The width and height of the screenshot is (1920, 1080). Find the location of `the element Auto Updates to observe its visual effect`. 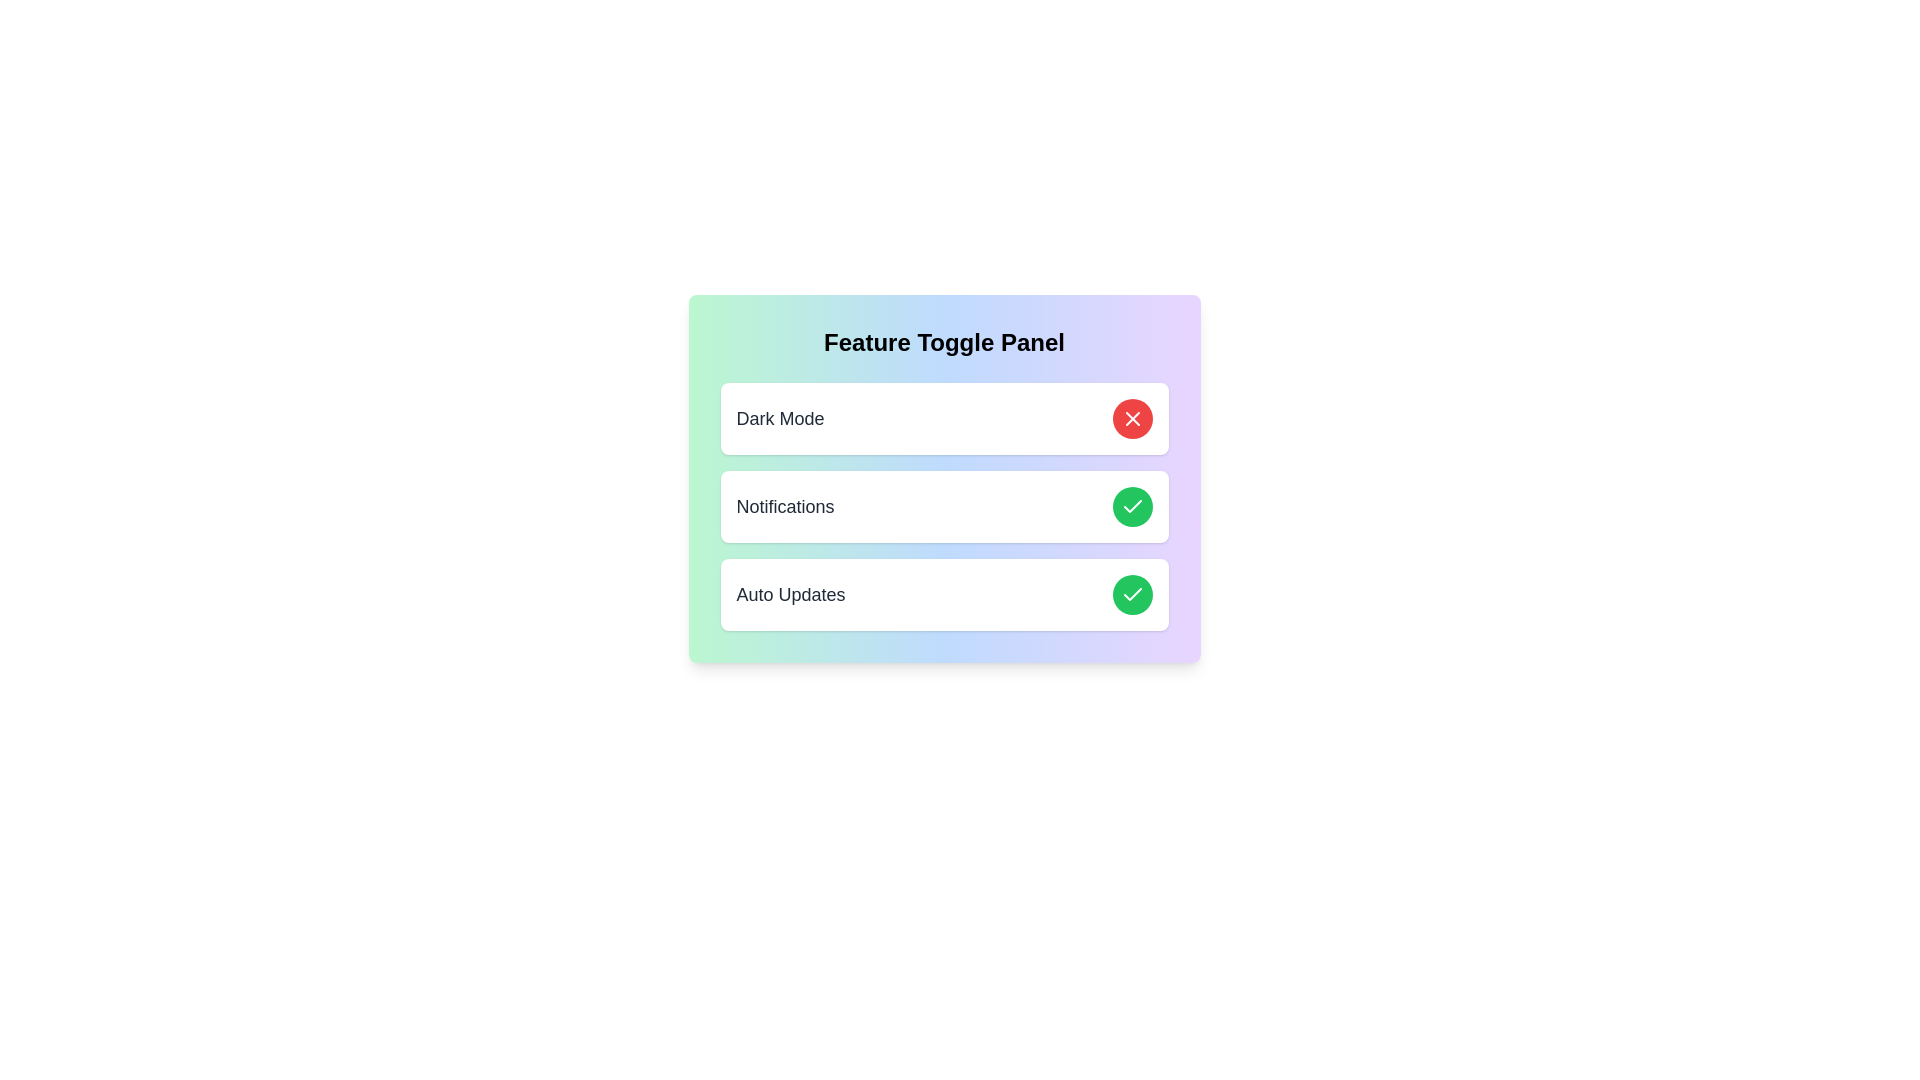

the element Auto Updates to observe its visual effect is located at coordinates (943, 593).